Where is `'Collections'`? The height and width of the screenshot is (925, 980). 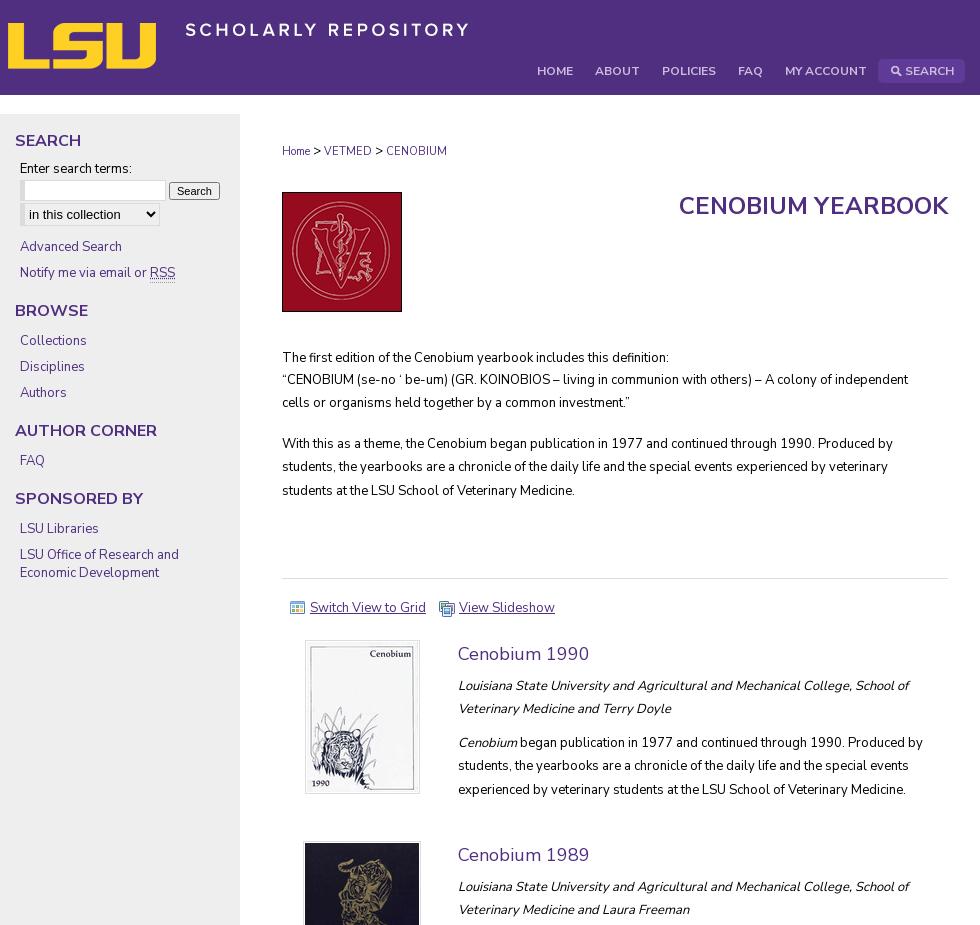
'Collections' is located at coordinates (53, 339).